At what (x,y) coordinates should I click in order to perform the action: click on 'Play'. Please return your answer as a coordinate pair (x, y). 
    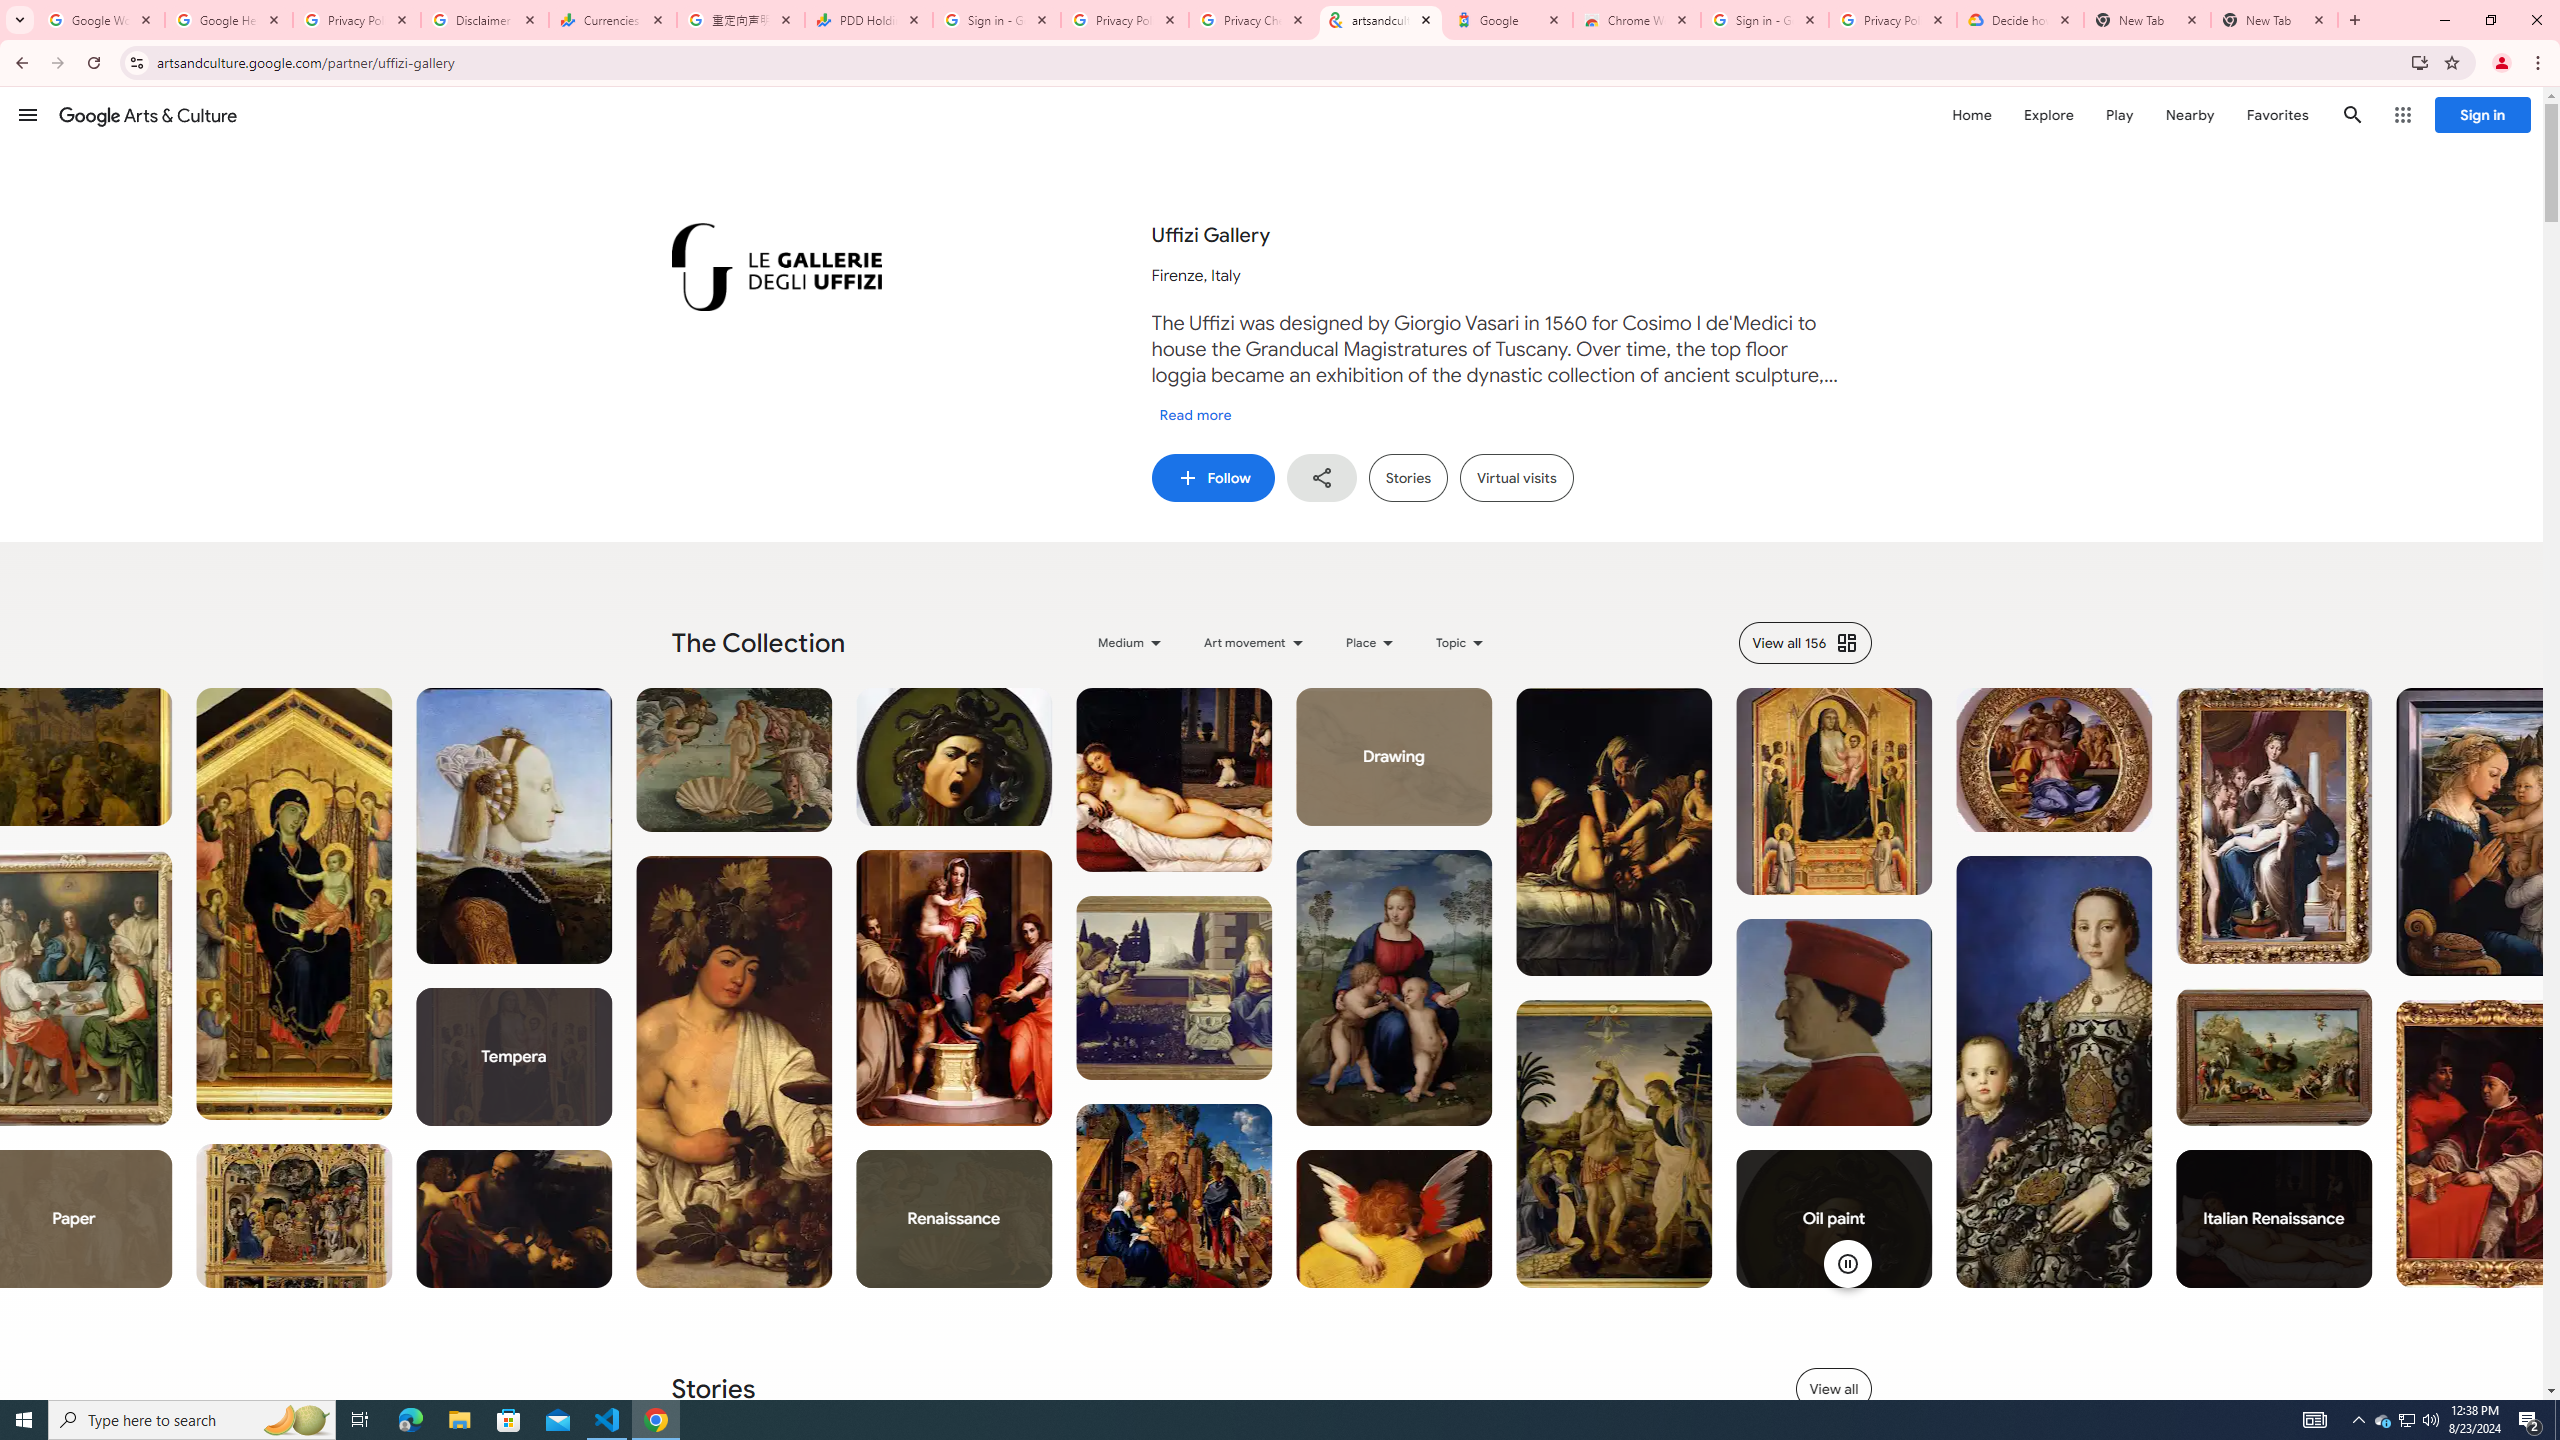
    Looking at the image, I should click on (2119, 114).